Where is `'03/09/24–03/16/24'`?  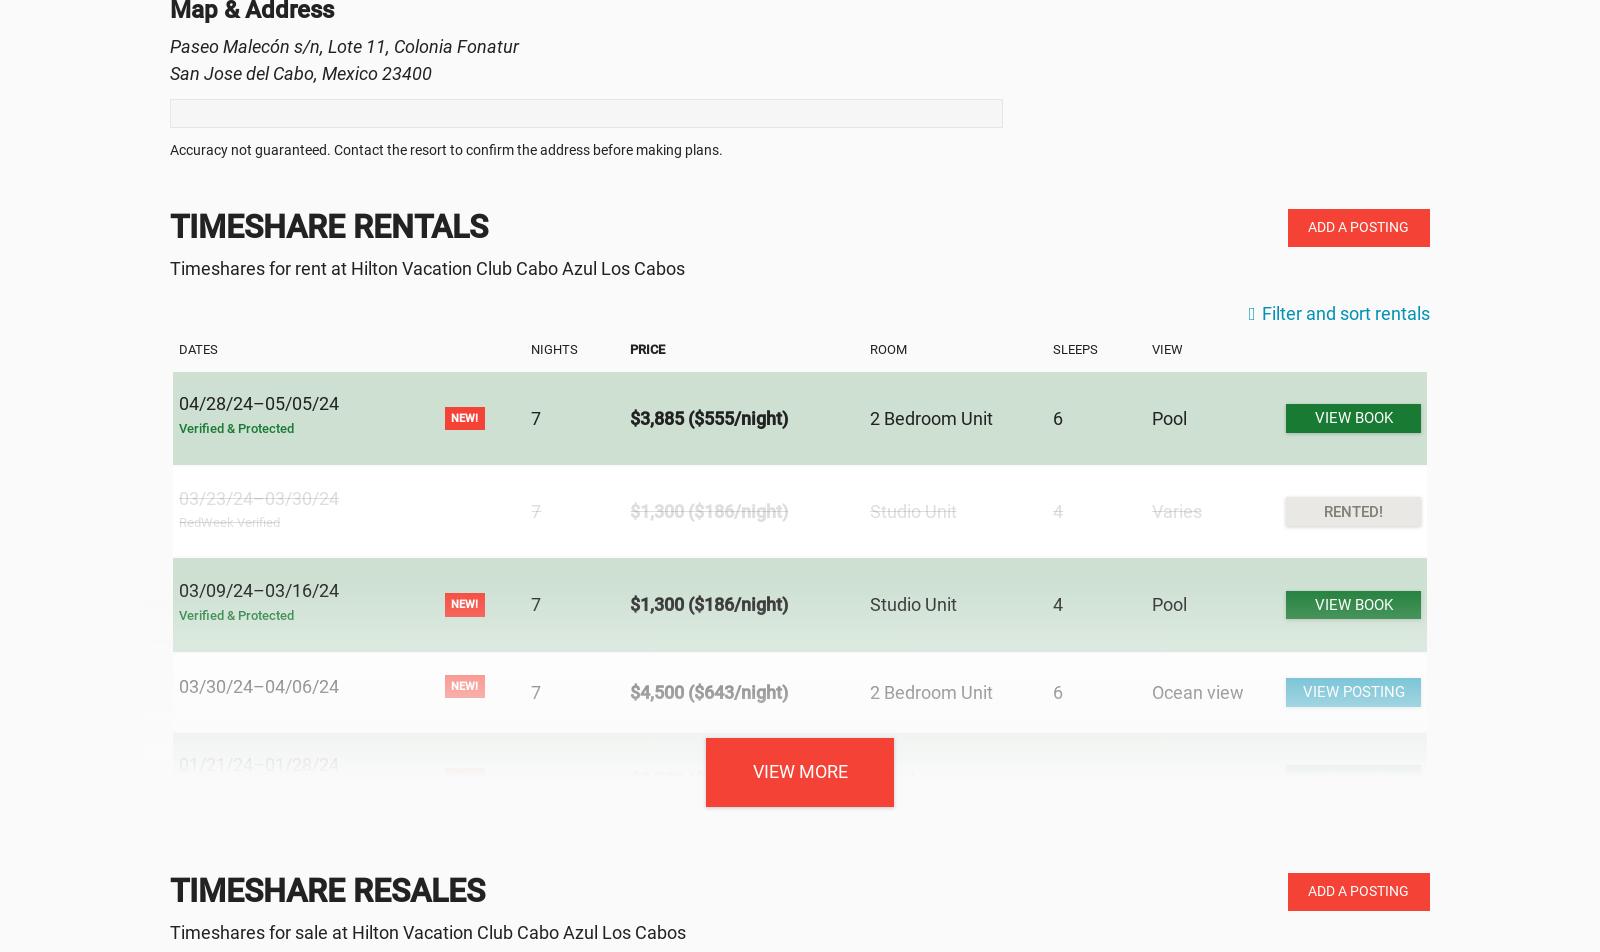
'03/09/24–03/16/24' is located at coordinates (258, 589).